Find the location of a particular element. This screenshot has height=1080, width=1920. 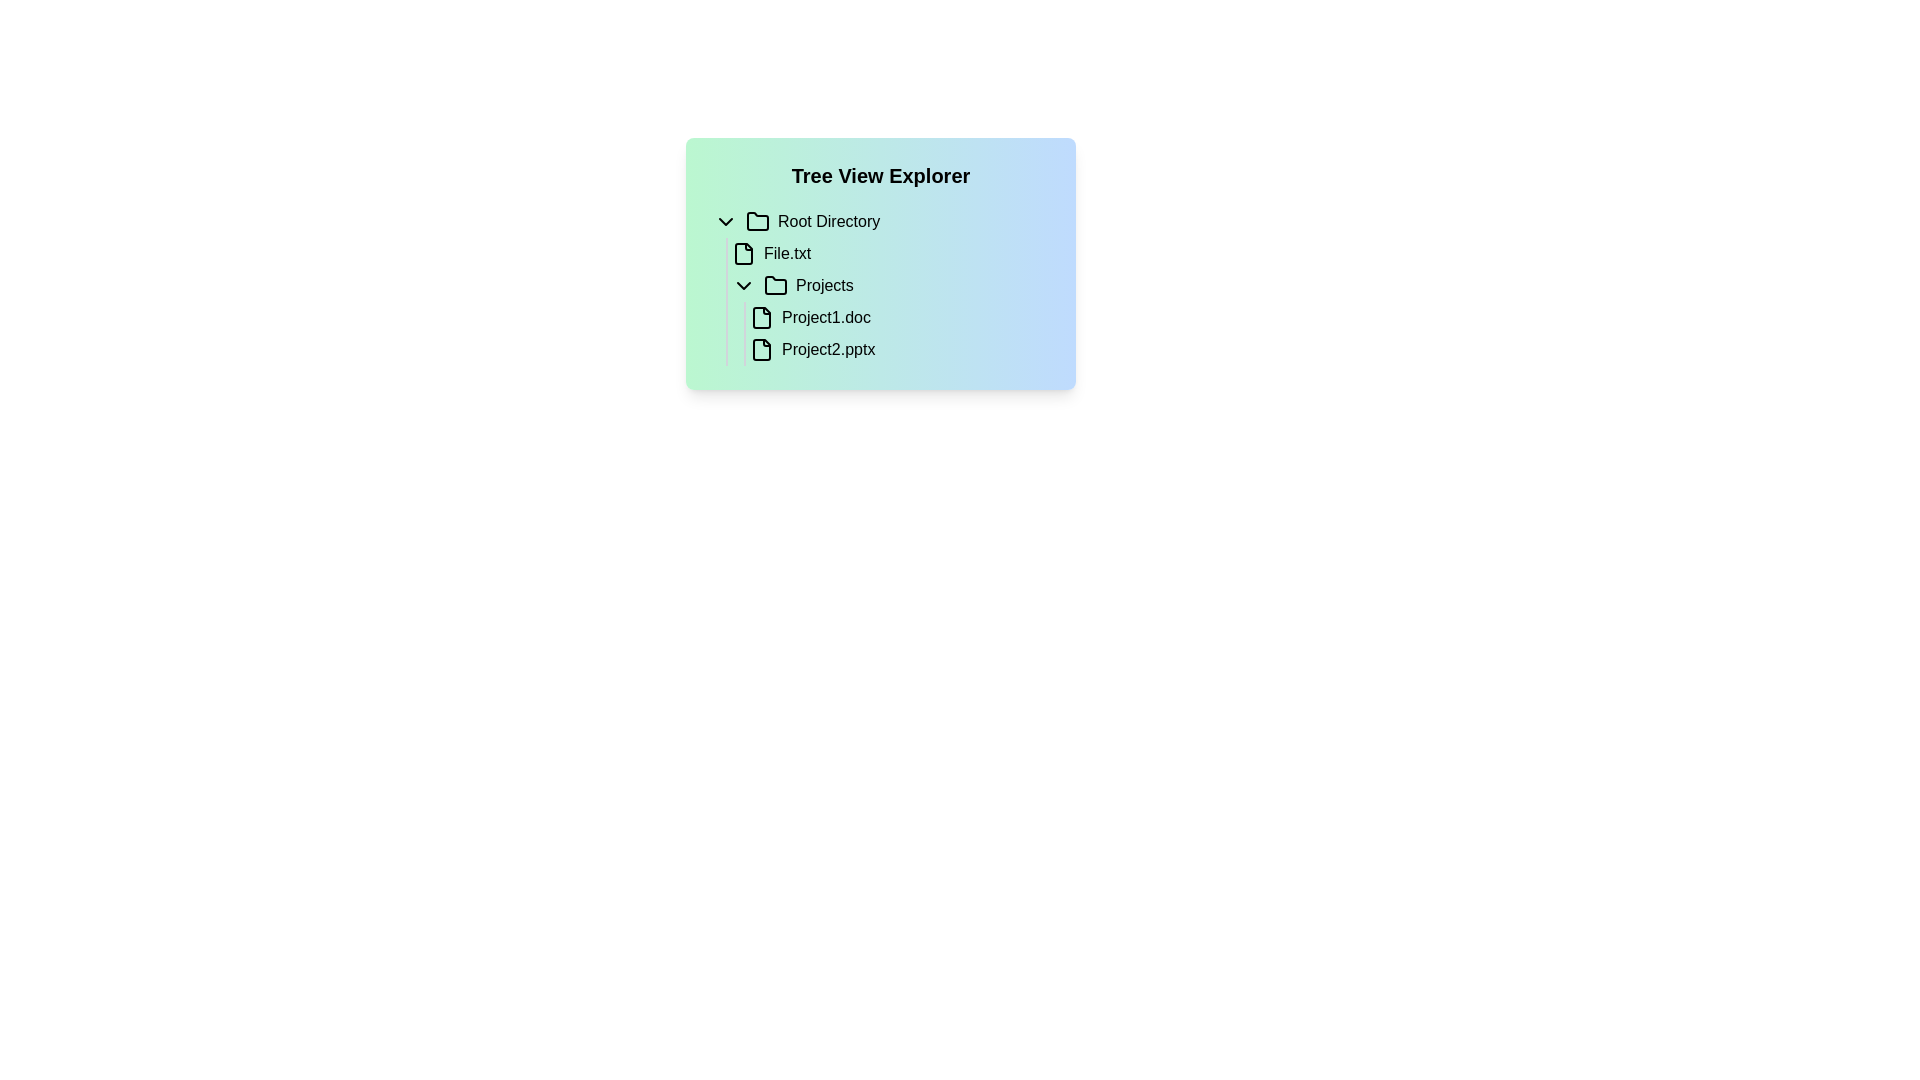

the text label 'Project1.doc' within the 'Tree View Explorer' is located at coordinates (826, 316).